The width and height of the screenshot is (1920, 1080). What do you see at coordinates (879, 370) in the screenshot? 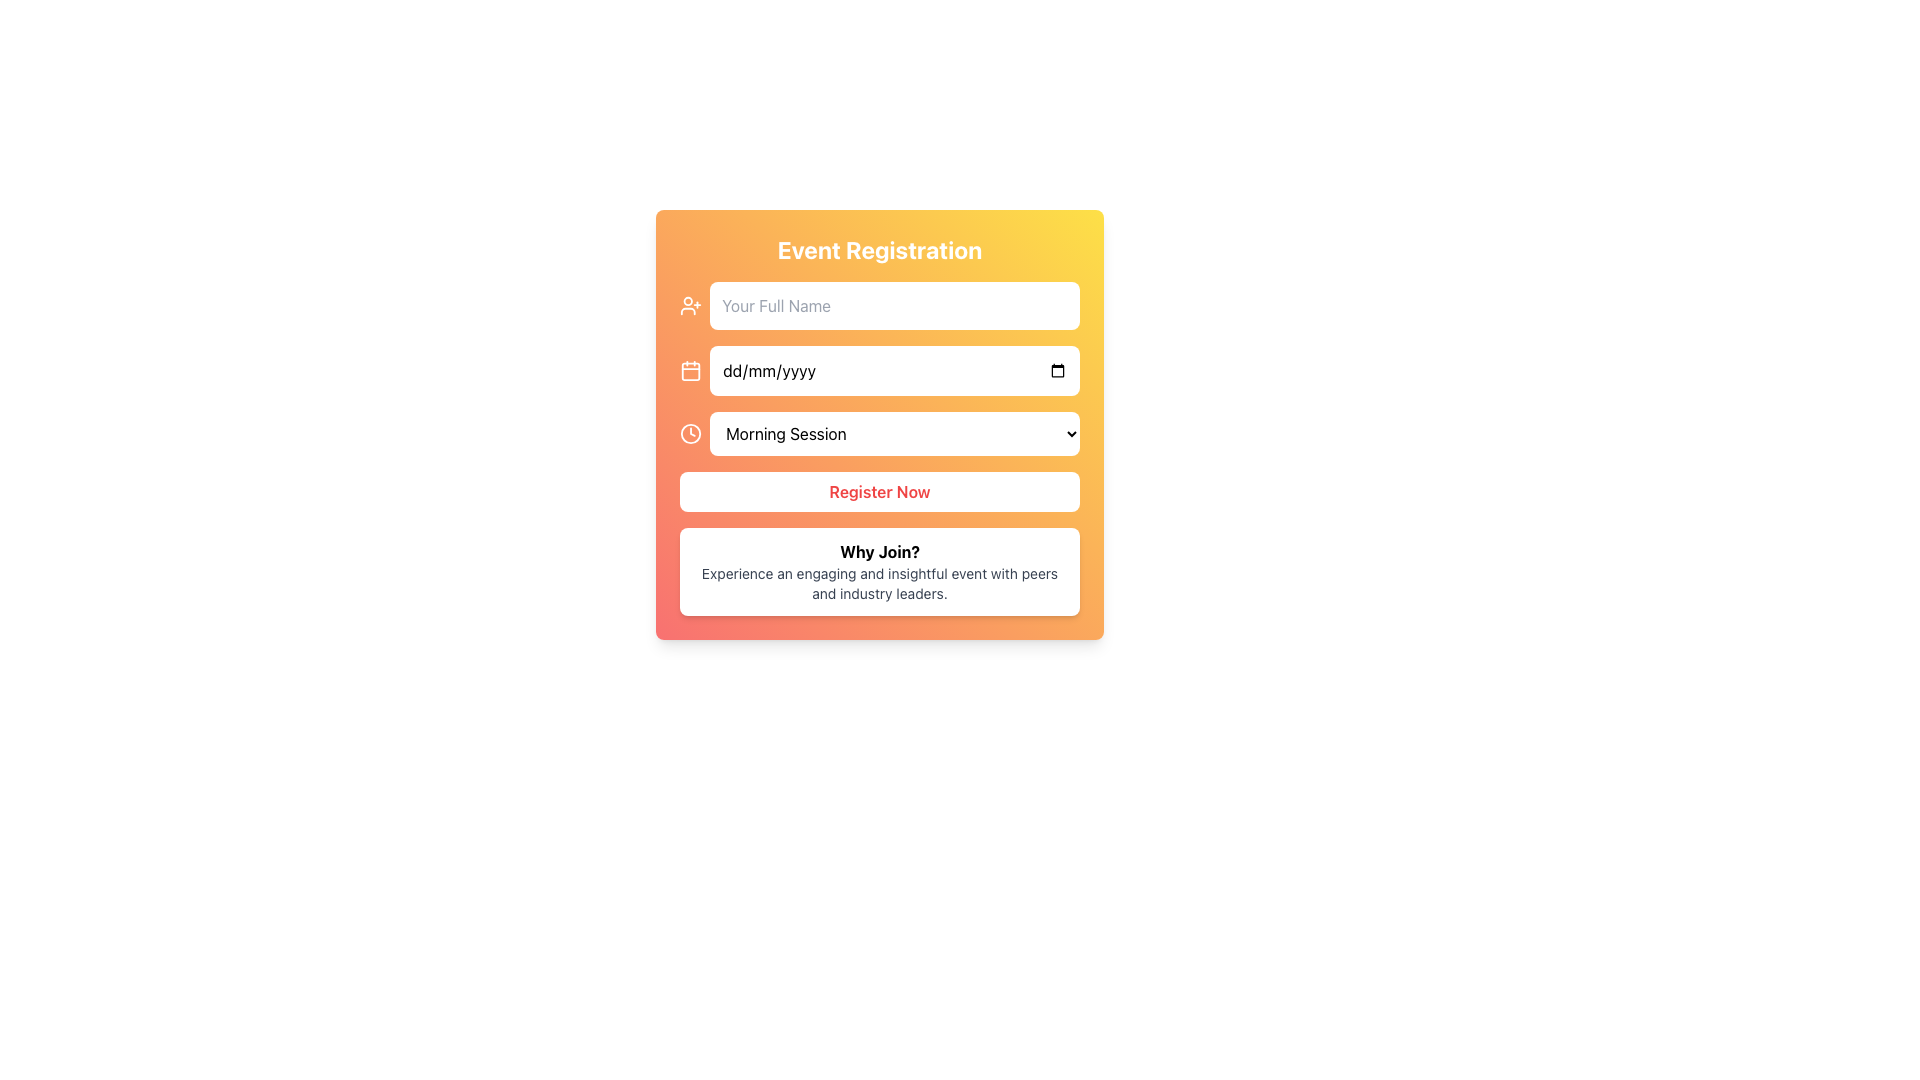
I see `the date input field styled with rounded corners and a borderless appearance, which is located below the 'Your Full Name' input field and above the 'Morning Session' dropdown` at bounding box center [879, 370].